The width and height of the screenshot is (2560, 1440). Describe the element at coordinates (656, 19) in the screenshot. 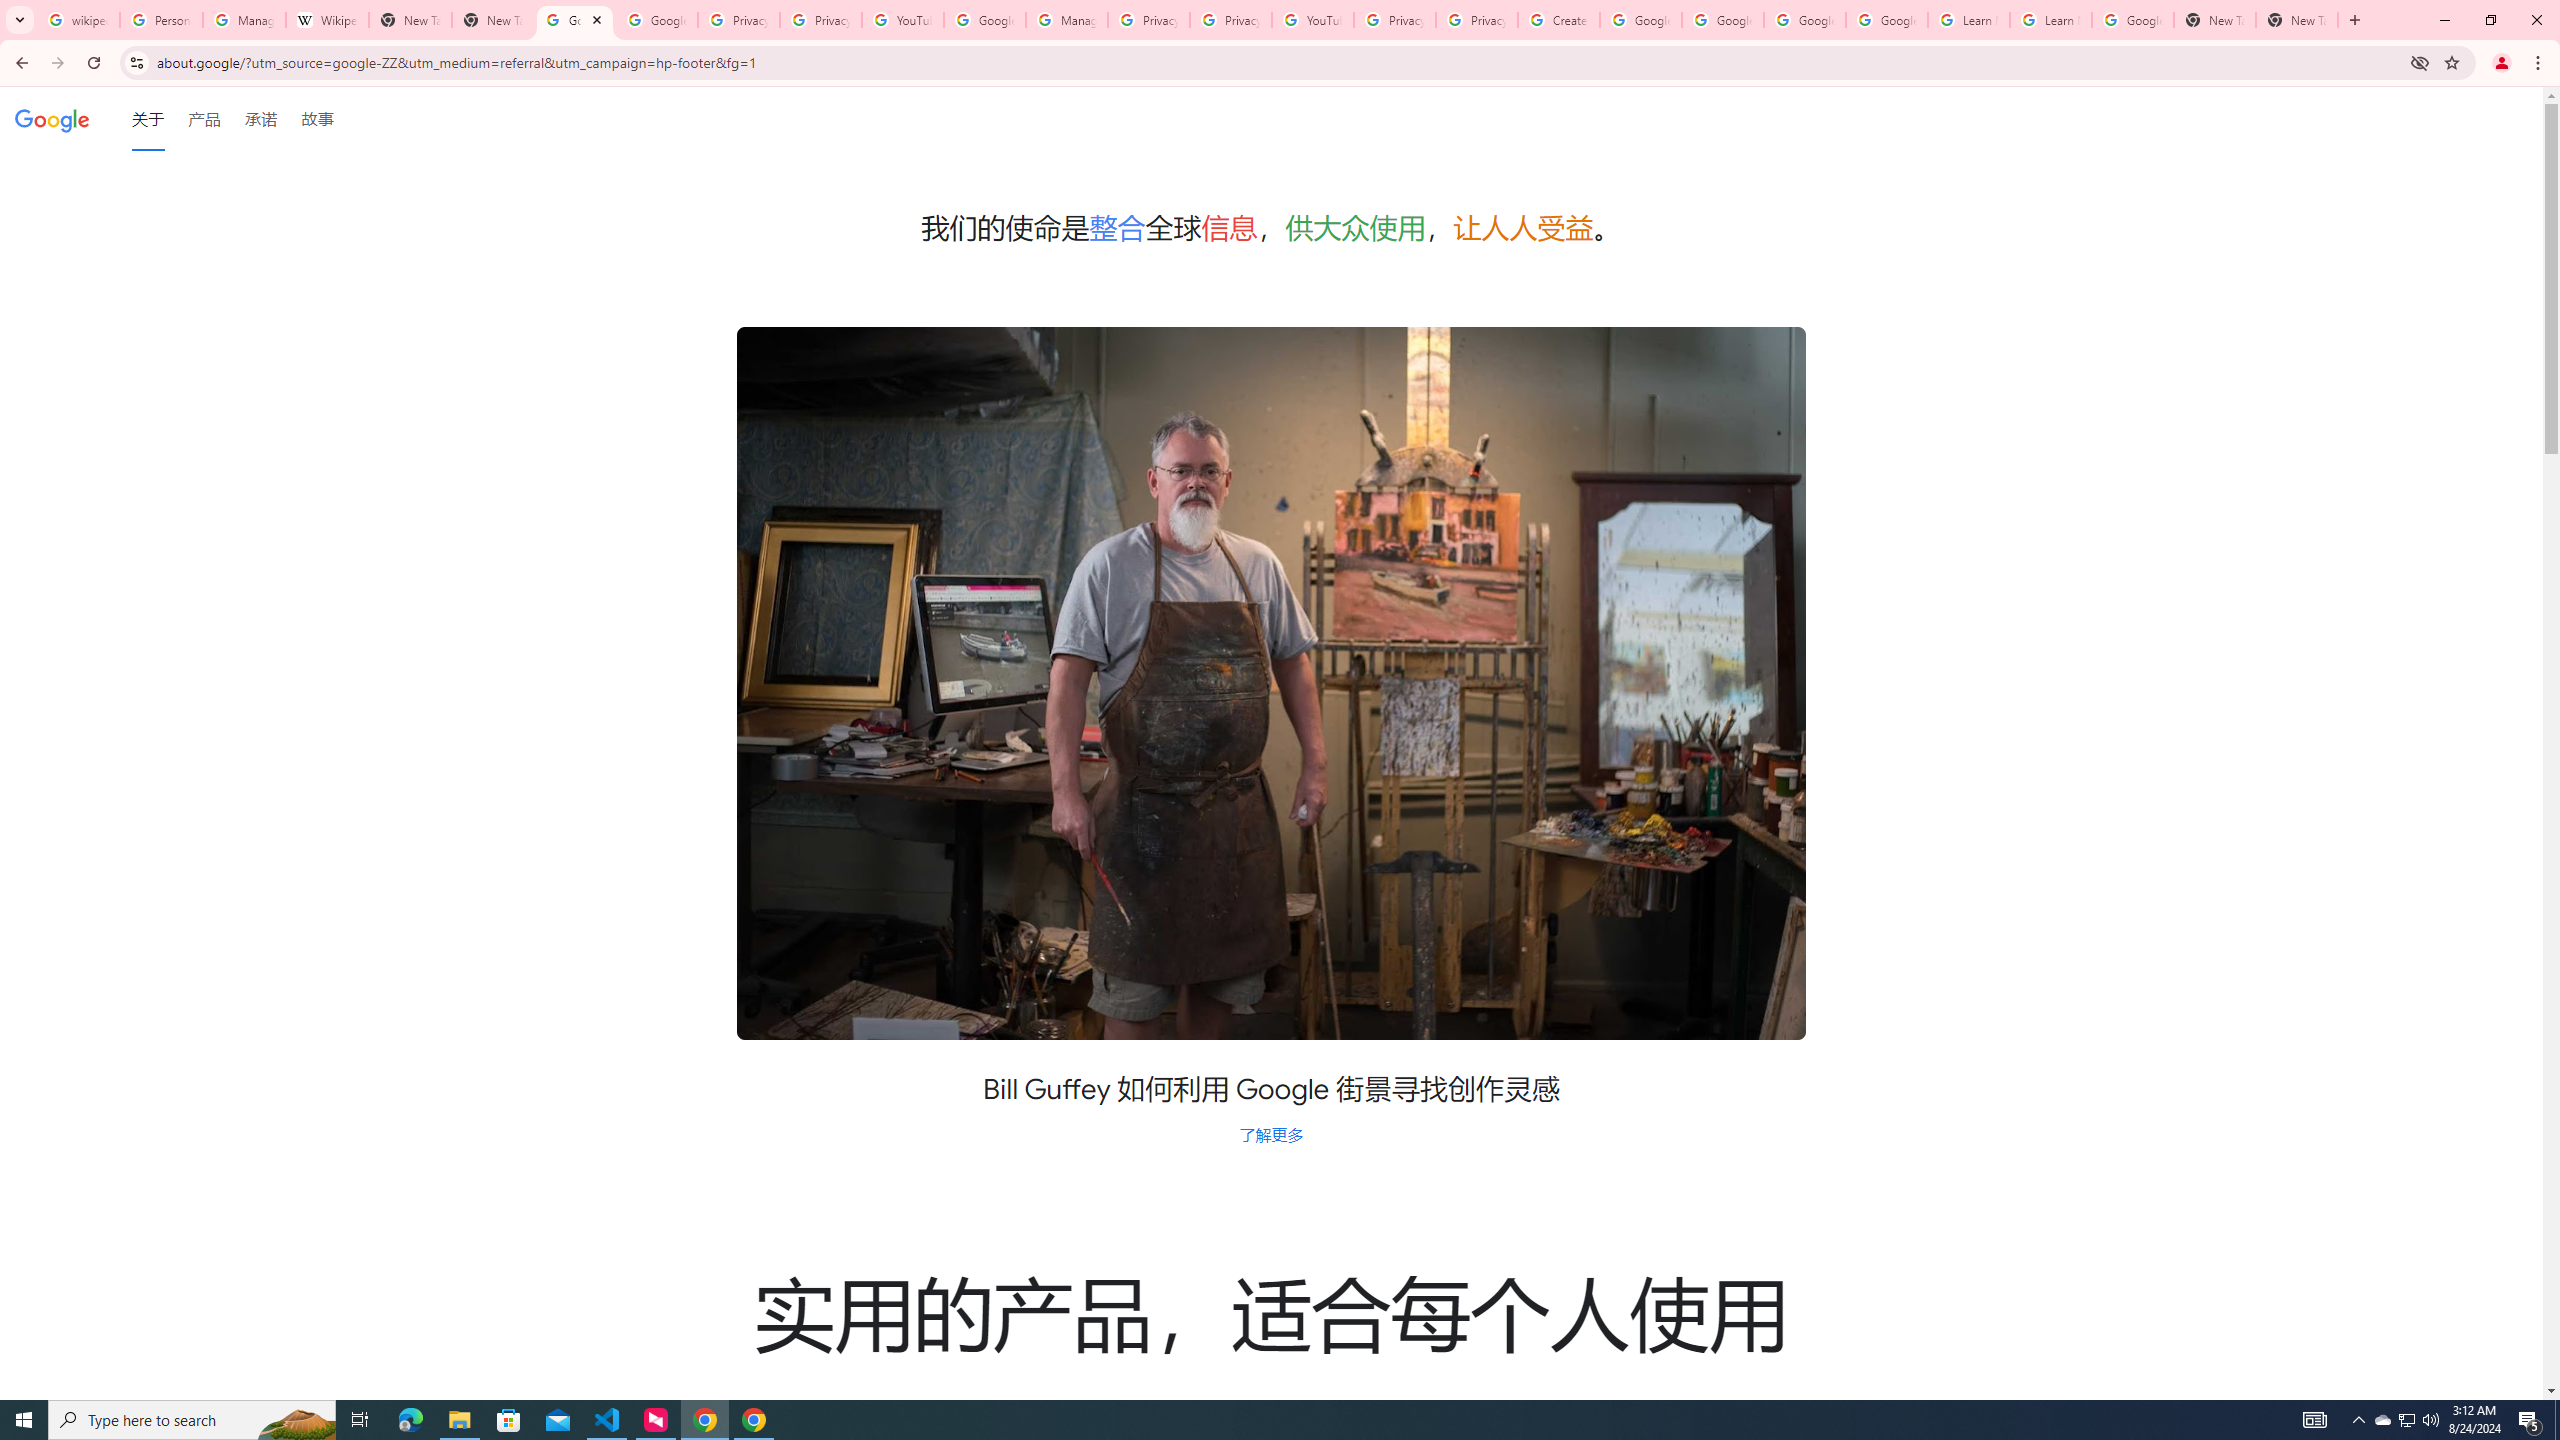

I see `'Google Drive: Sign-in'` at that location.